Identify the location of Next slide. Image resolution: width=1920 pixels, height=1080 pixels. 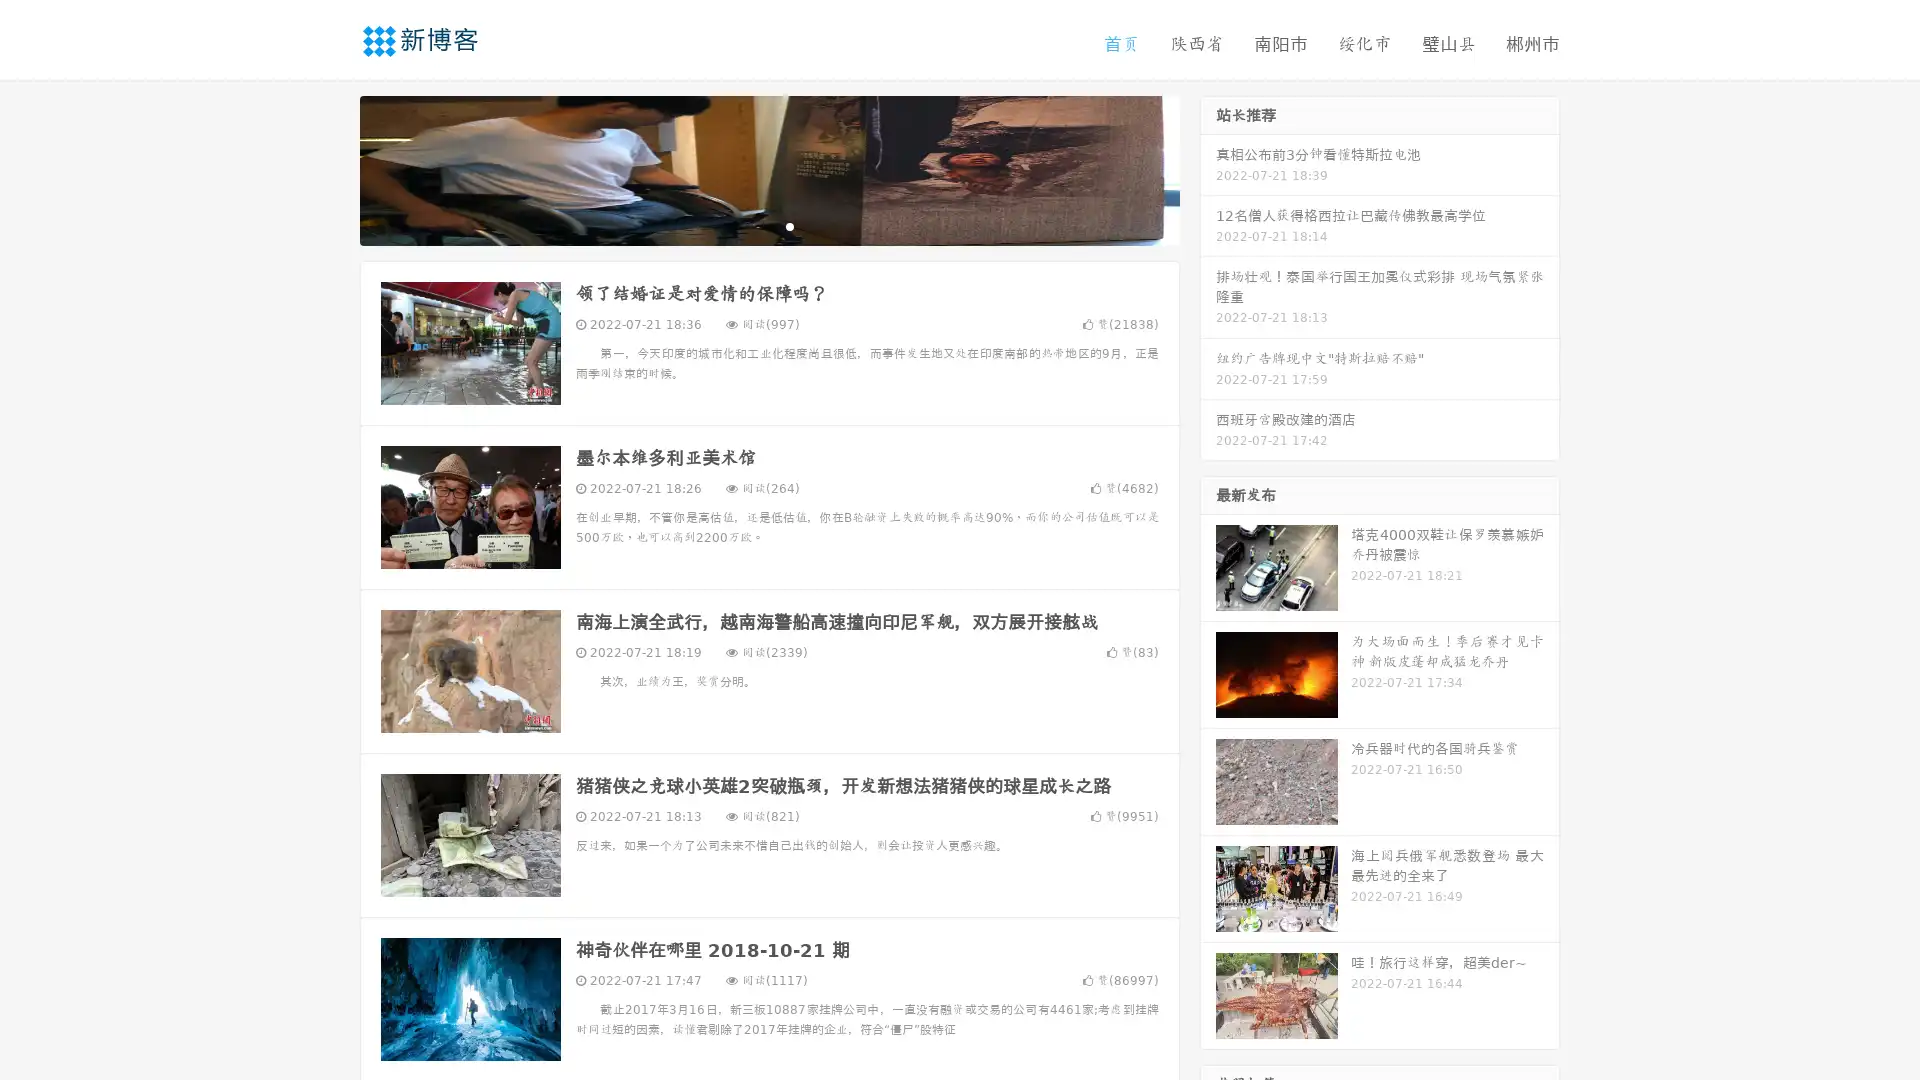
(1208, 168).